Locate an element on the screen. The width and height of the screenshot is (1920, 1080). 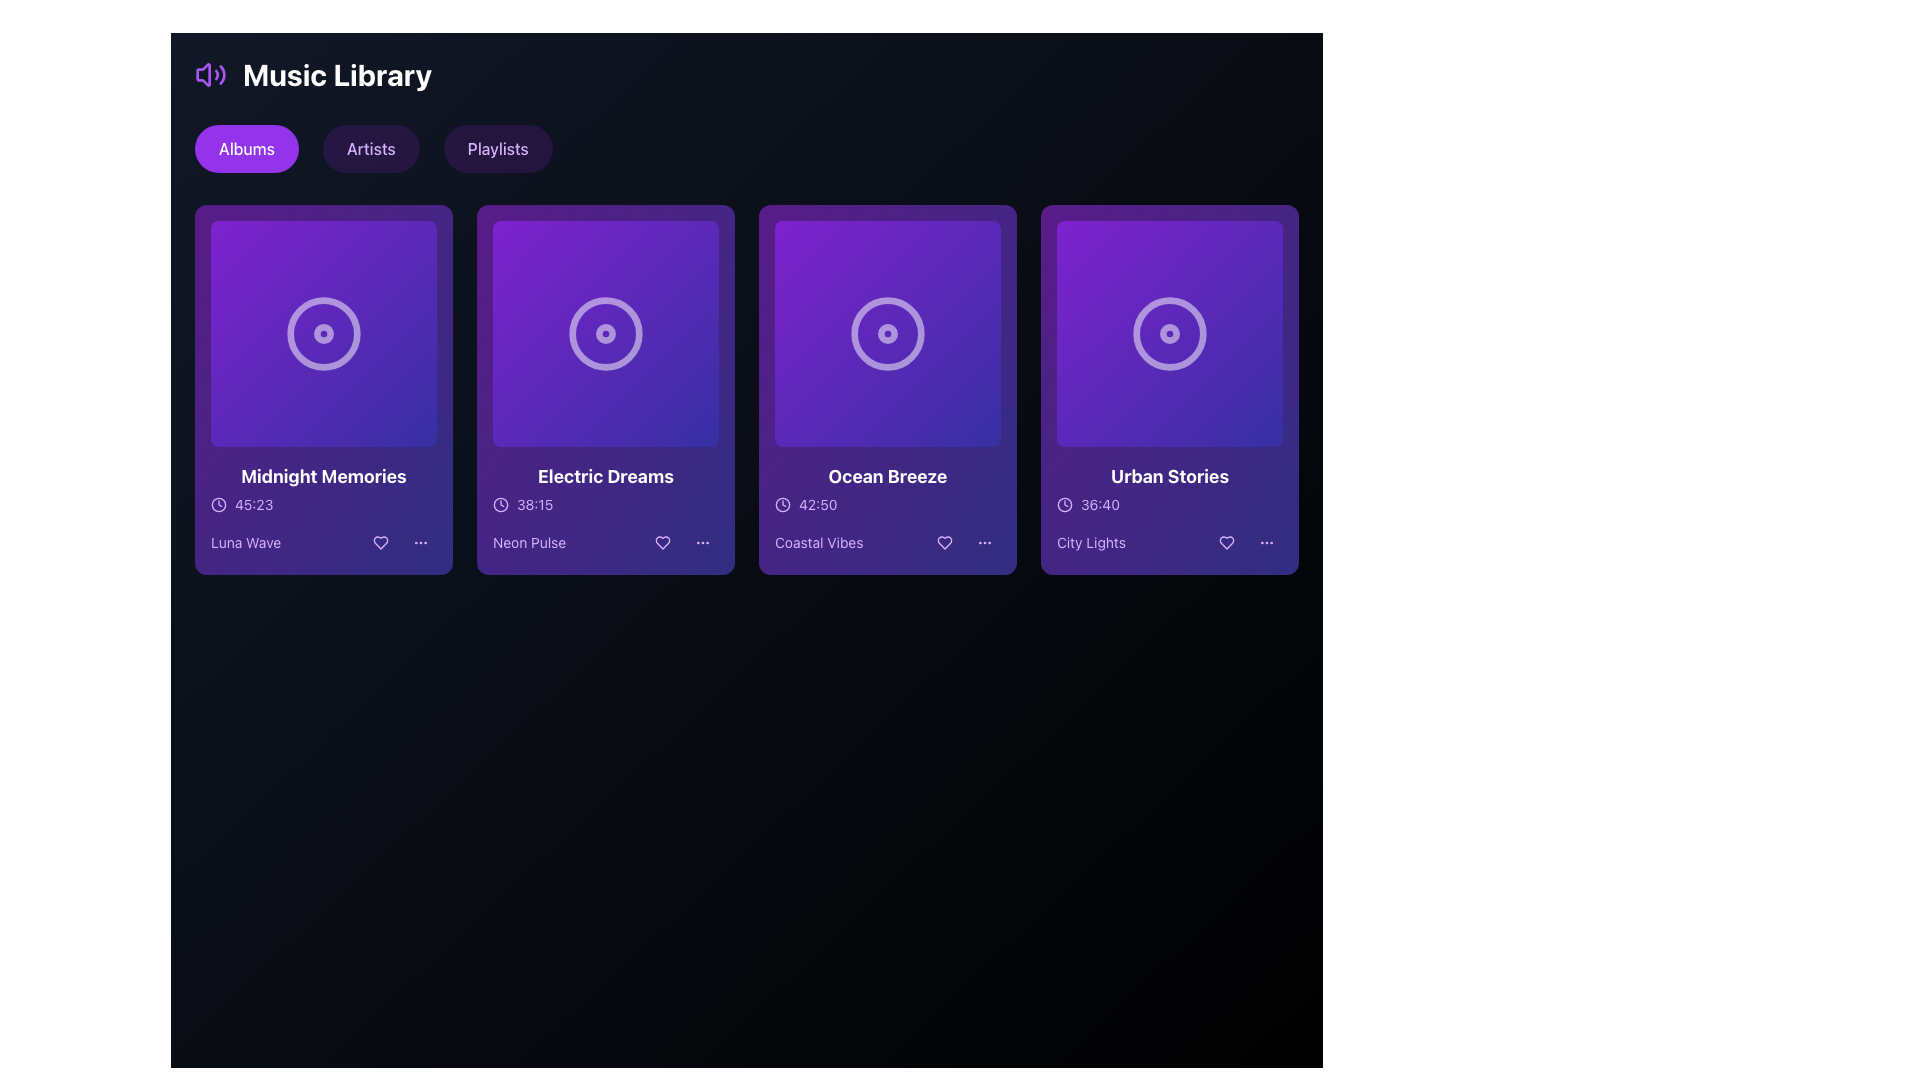
the central graphical circle element located in the 'Electric Dreams' card section, which represents the focal point of the circular design is located at coordinates (604, 333).